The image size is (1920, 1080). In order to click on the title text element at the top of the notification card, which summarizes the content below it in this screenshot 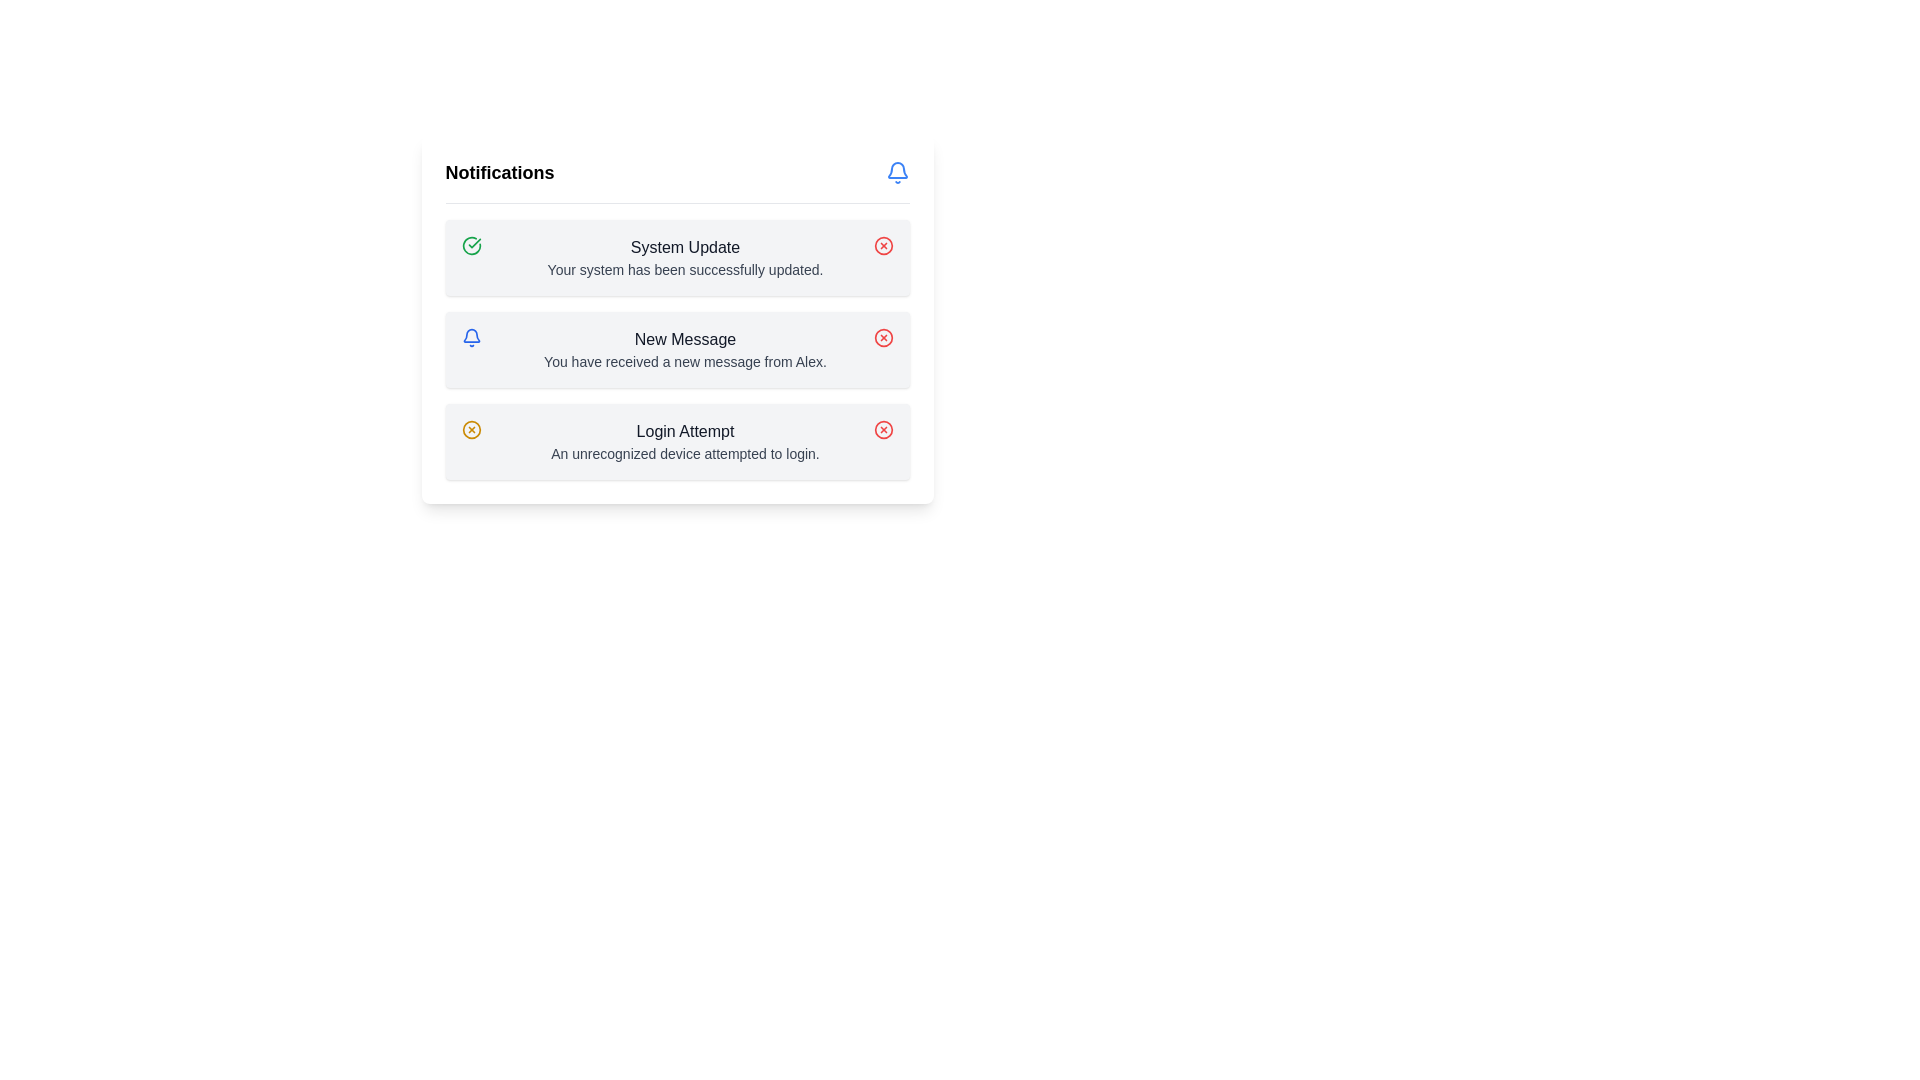, I will do `click(685, 246)`.